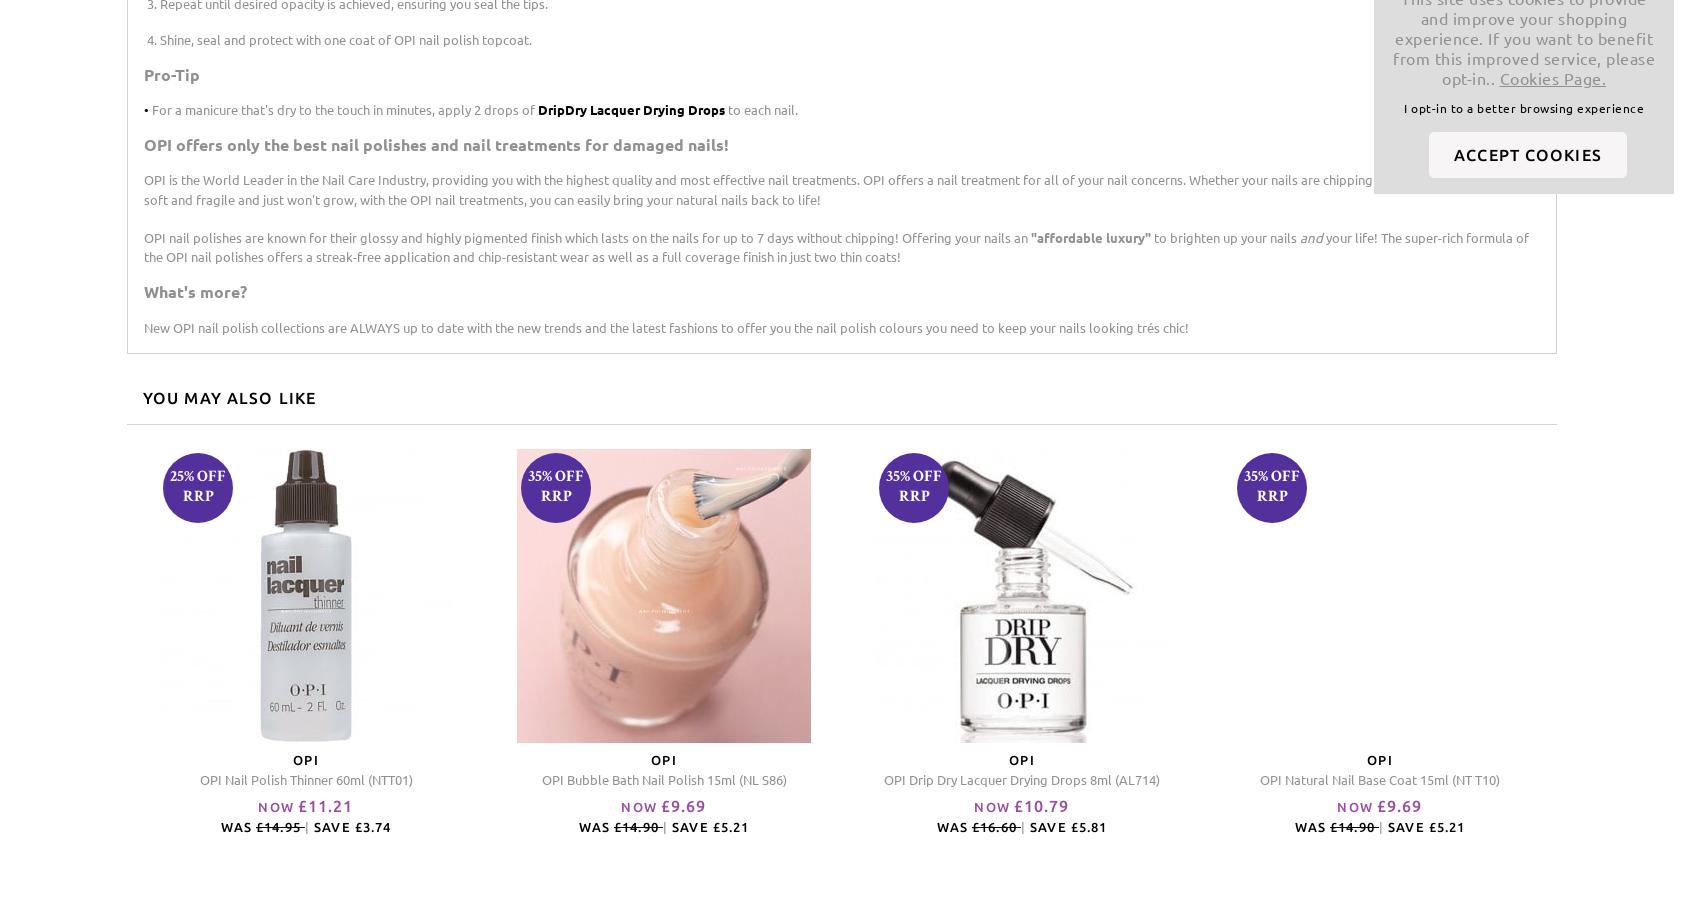 This screenshot has height=898, width=1684. Describe the element at coordinates (1091, 236) in the screenshot. I see `'"affordable luxury"'` at that location.